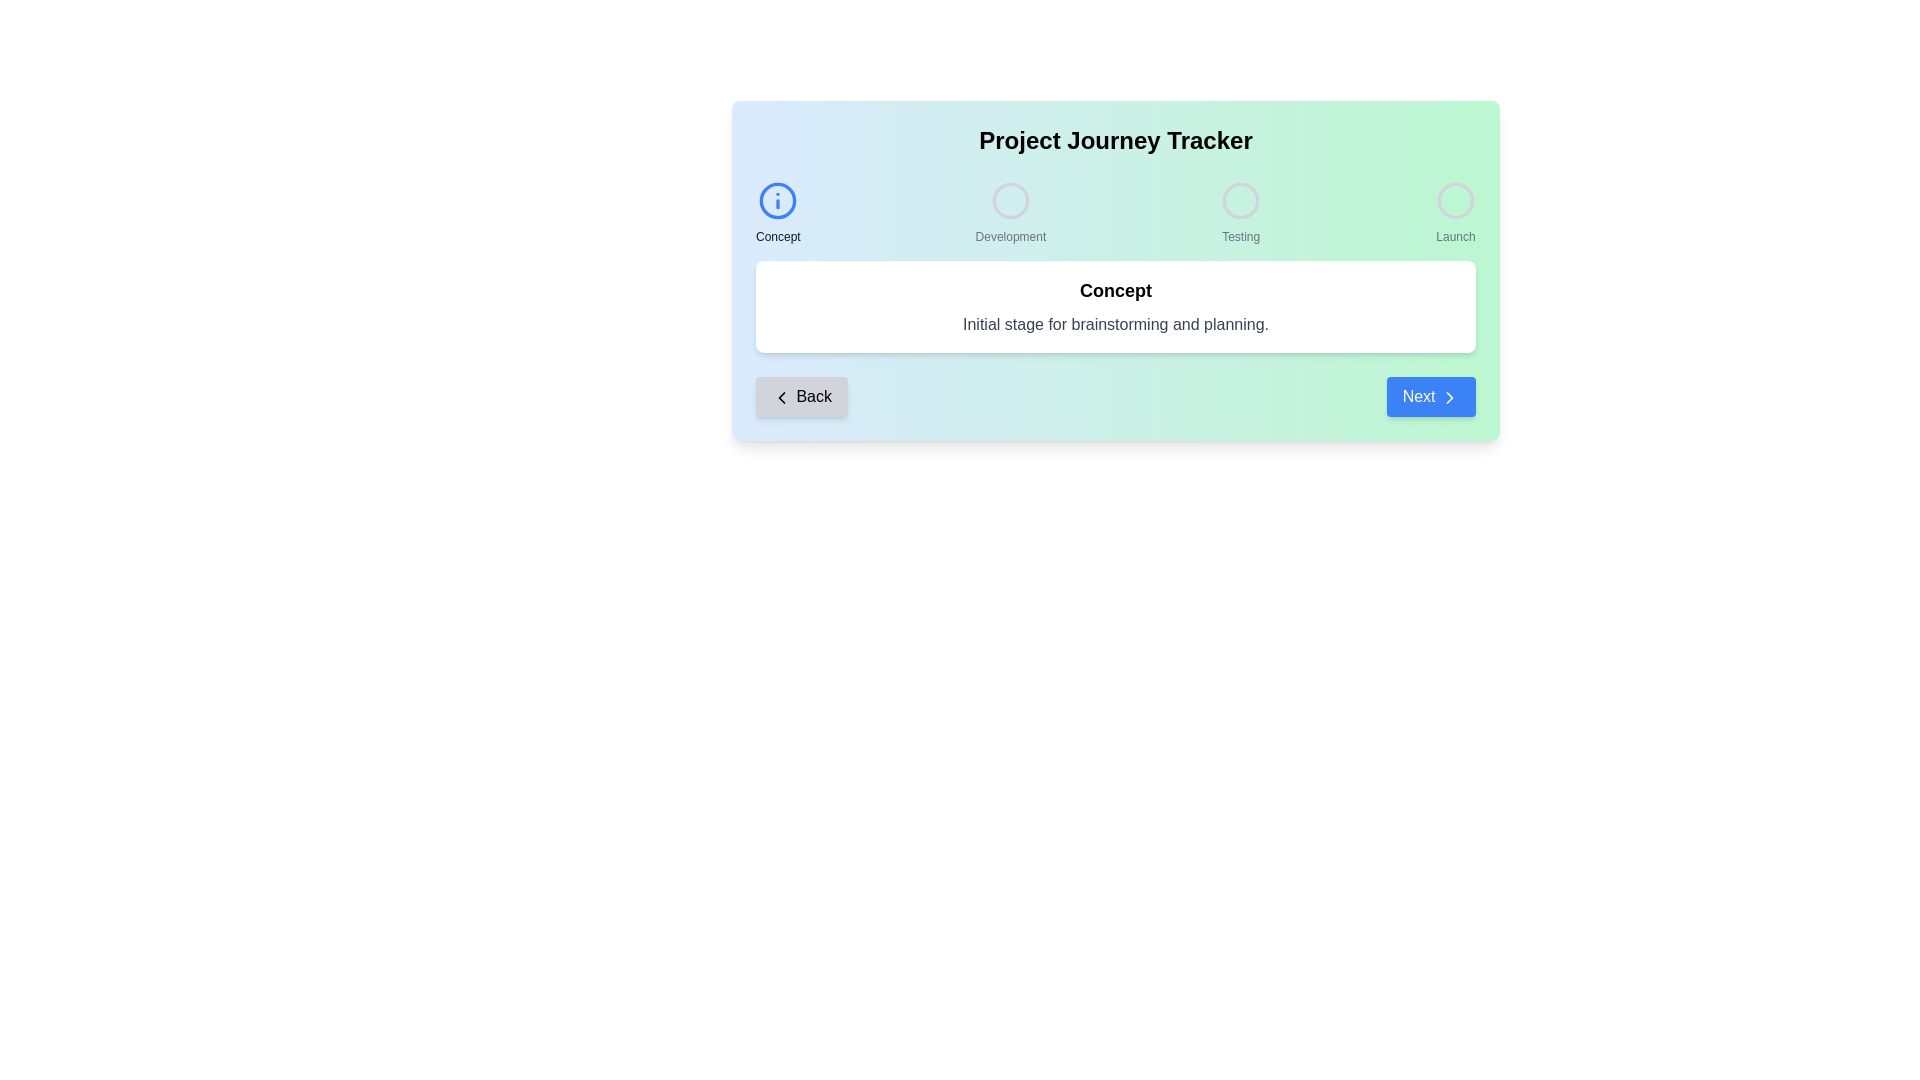  I want to click on the 'Back' button located at the bottom-left corner of the main card component, so click(801, 397).